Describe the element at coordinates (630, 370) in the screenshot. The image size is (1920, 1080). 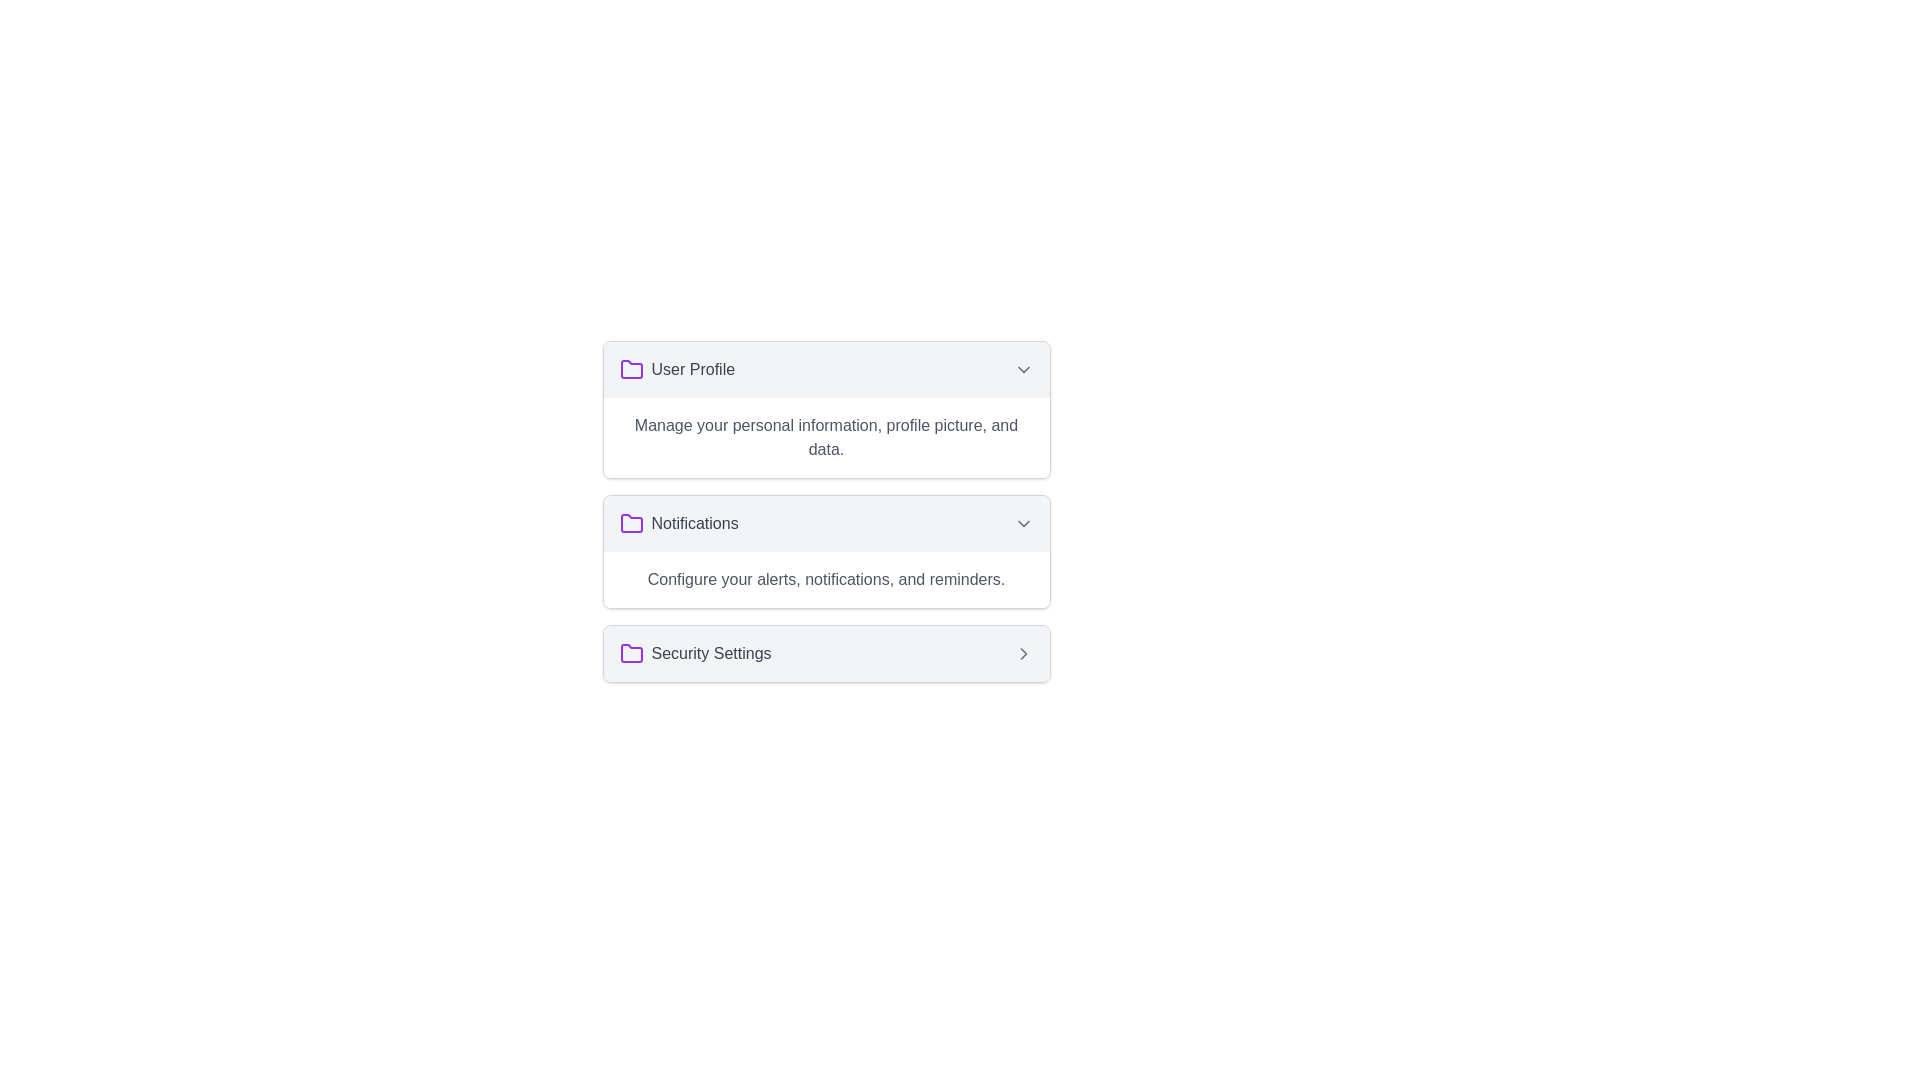
I see `the 'User Profile' icon located to the left of the 'User Profile' label in the section header at the top of the interface` at that location.